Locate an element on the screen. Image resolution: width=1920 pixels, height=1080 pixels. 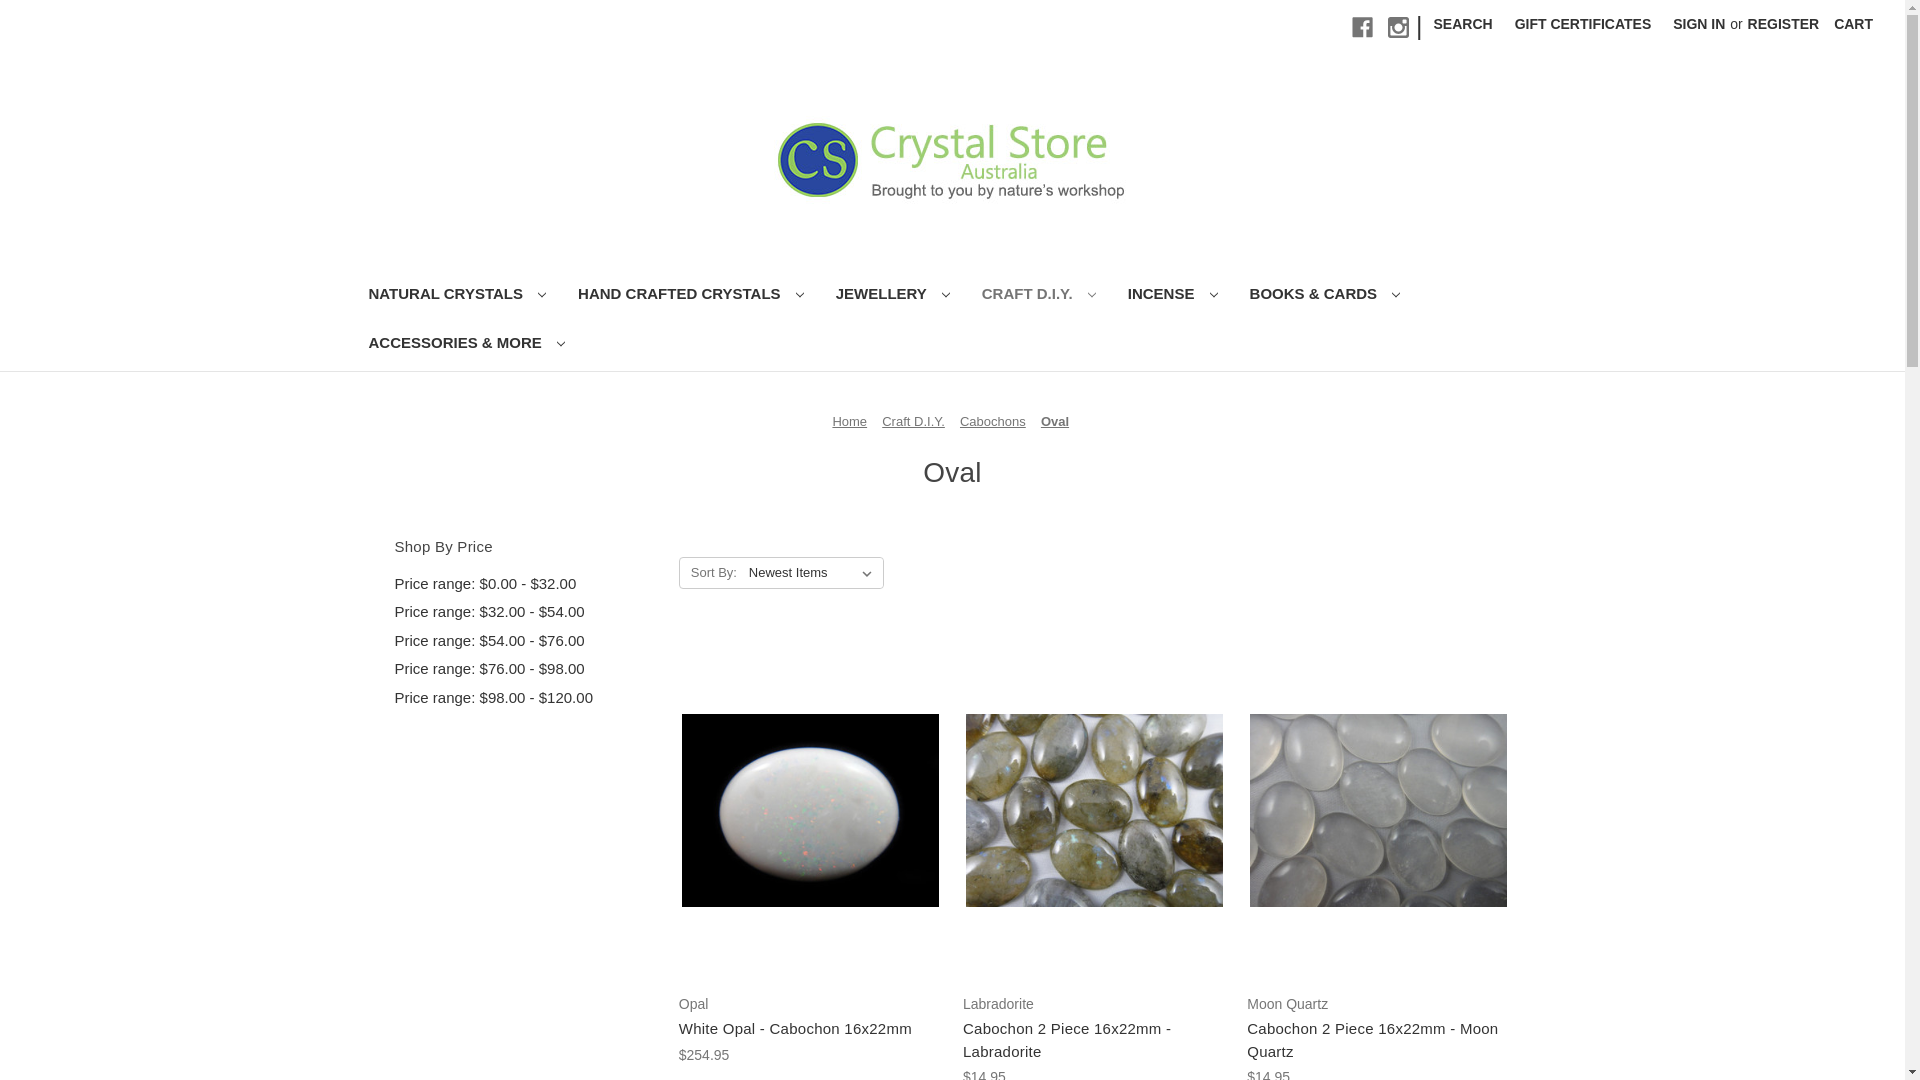
'Instagram' is located at coordinates (1397, 27).